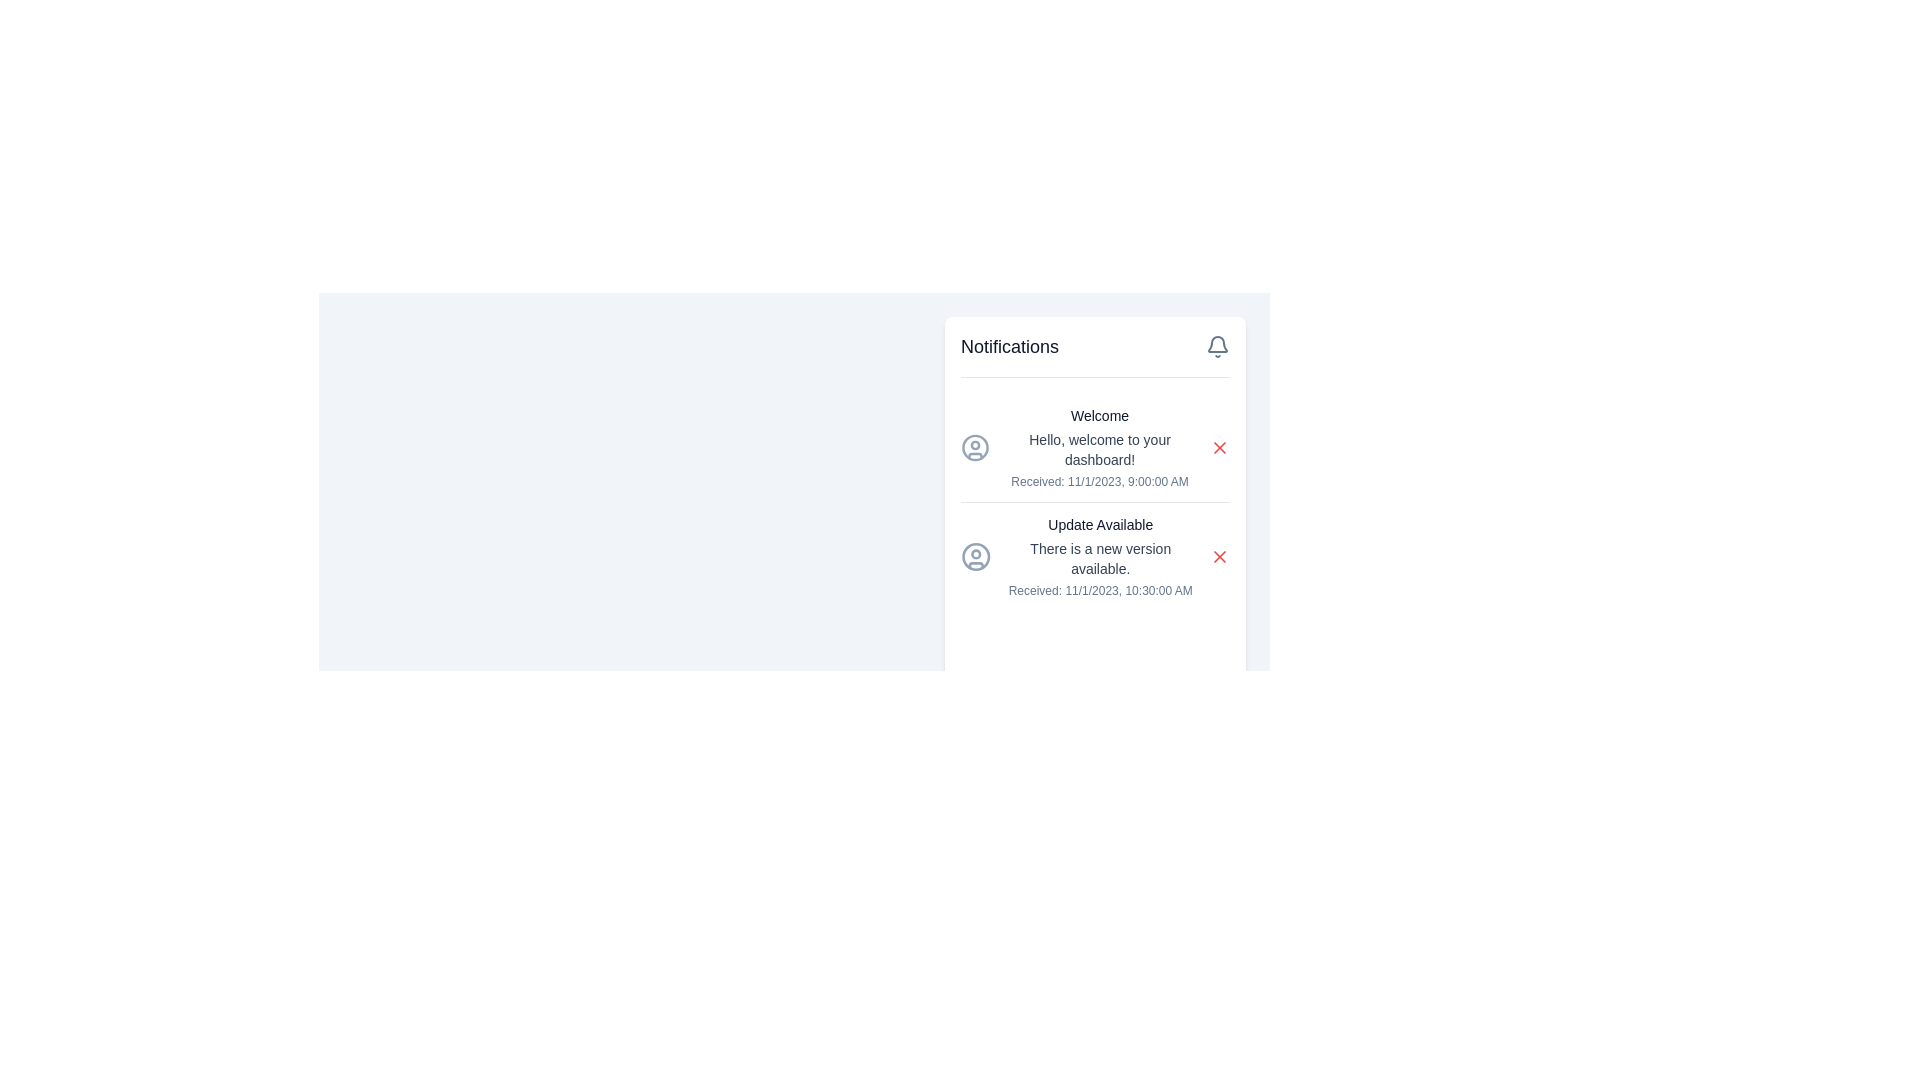  I want to click on the Title Section of the notifications card, so click(1094, 354).